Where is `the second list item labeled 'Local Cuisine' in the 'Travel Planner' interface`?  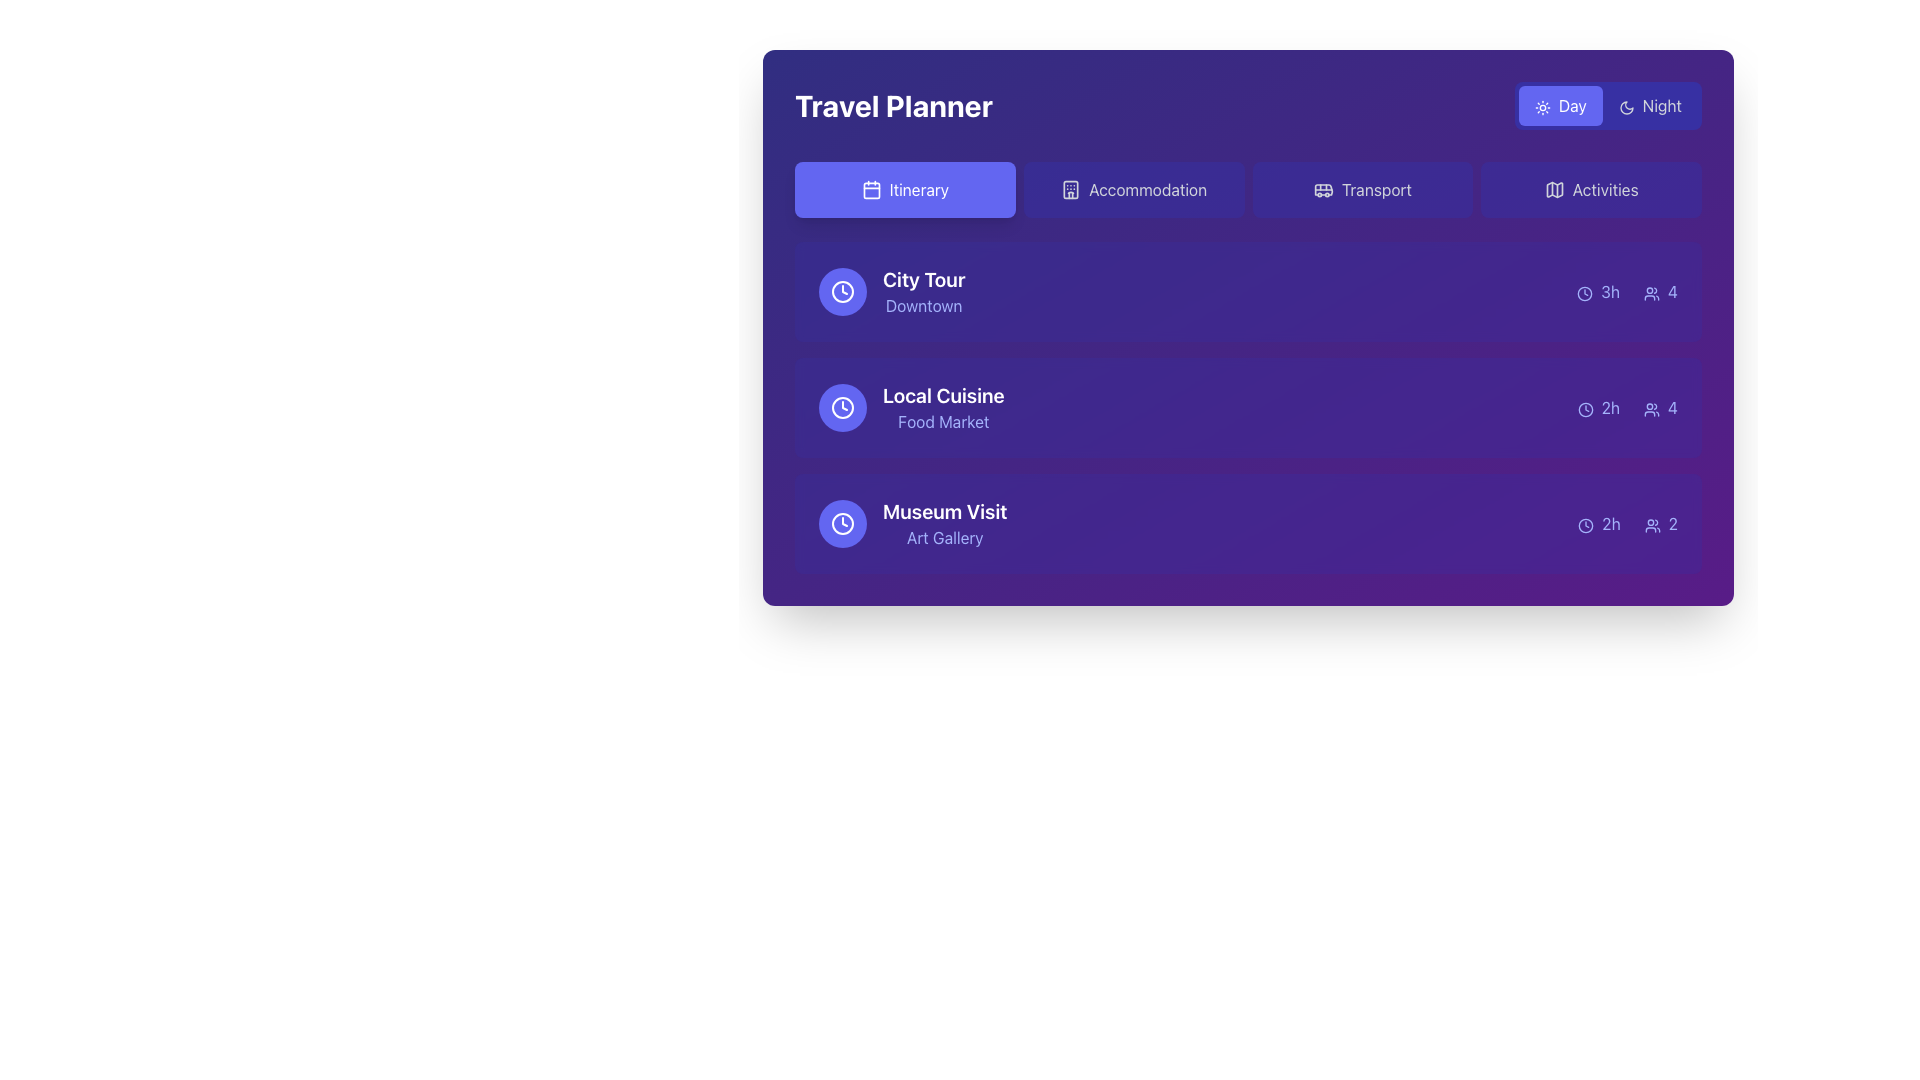
the second list item labeled 'Local Cuisine' in the 'Travel Planner' interface is located at coordinates (1247, 407).